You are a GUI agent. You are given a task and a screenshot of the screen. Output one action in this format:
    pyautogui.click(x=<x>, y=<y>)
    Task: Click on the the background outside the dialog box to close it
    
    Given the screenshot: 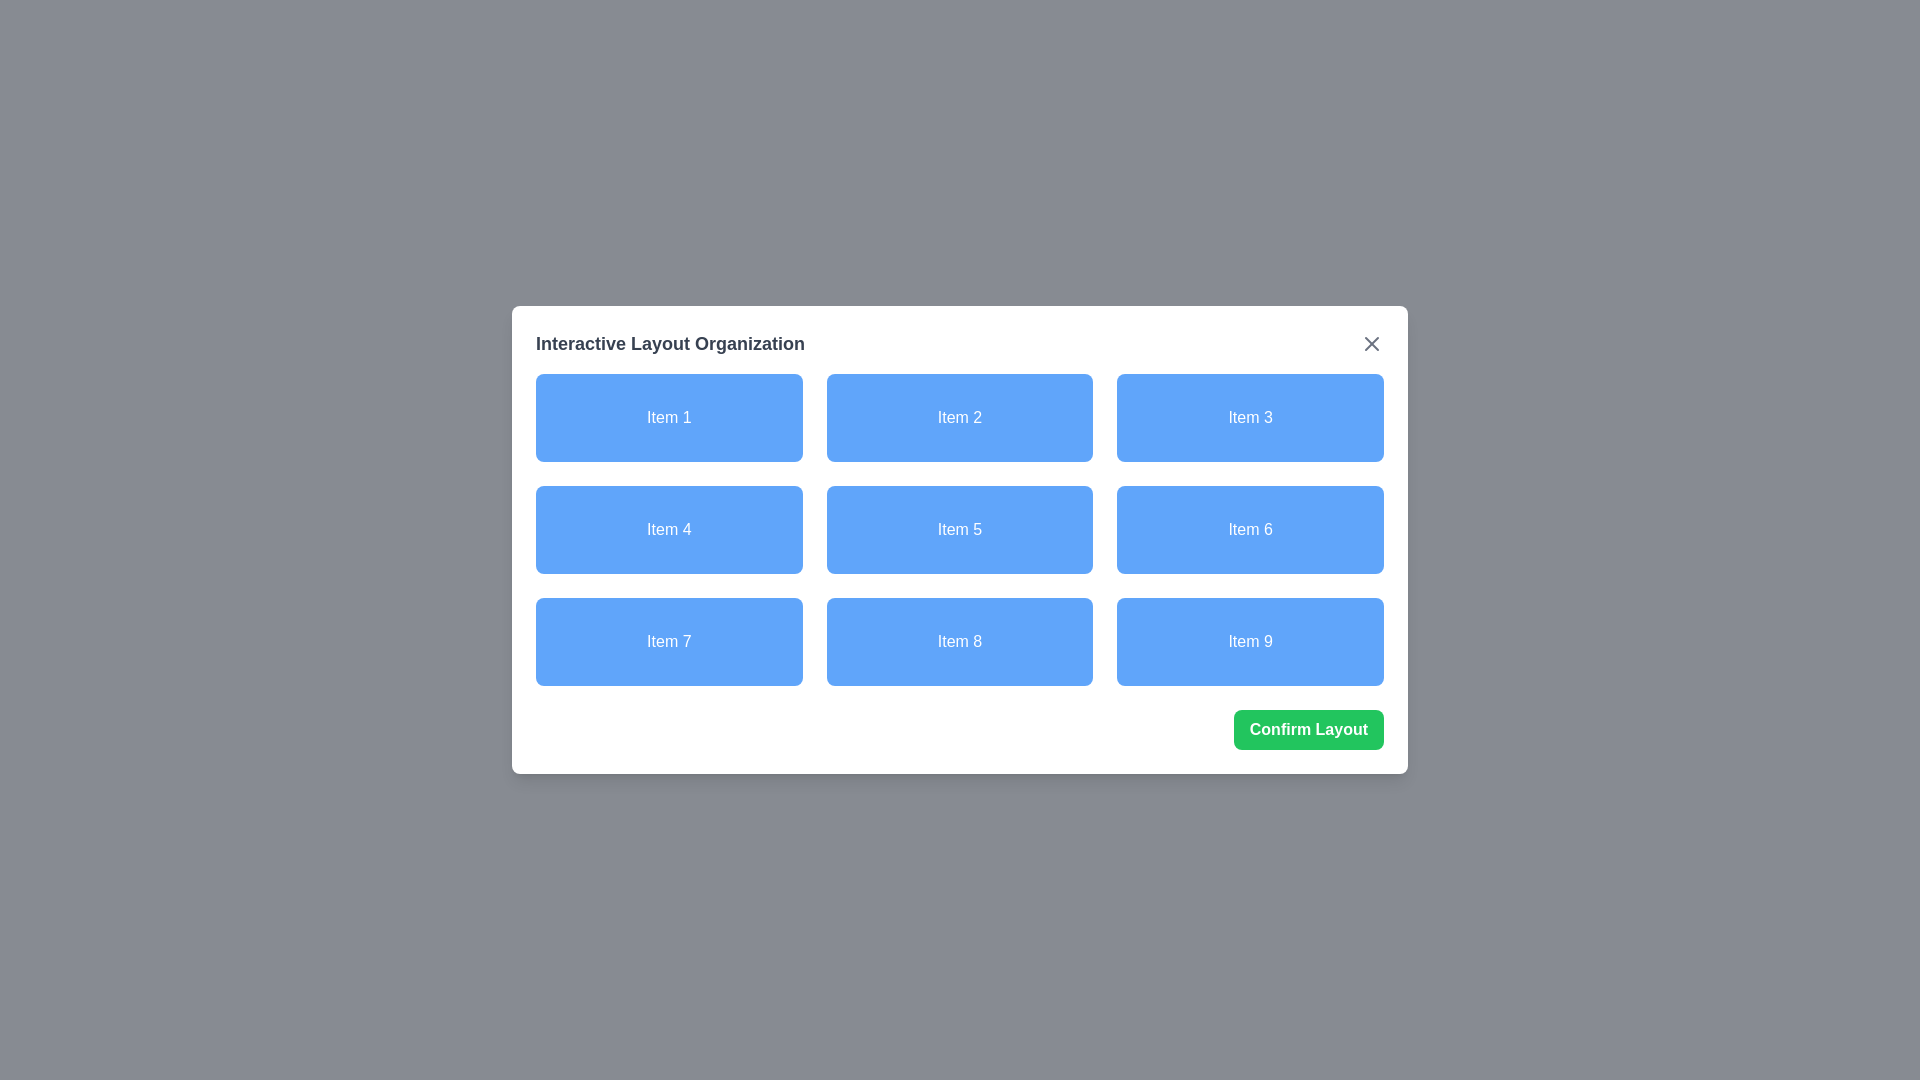 What is the action you would take?
    pyautogui.click(x=49, y=49)
    